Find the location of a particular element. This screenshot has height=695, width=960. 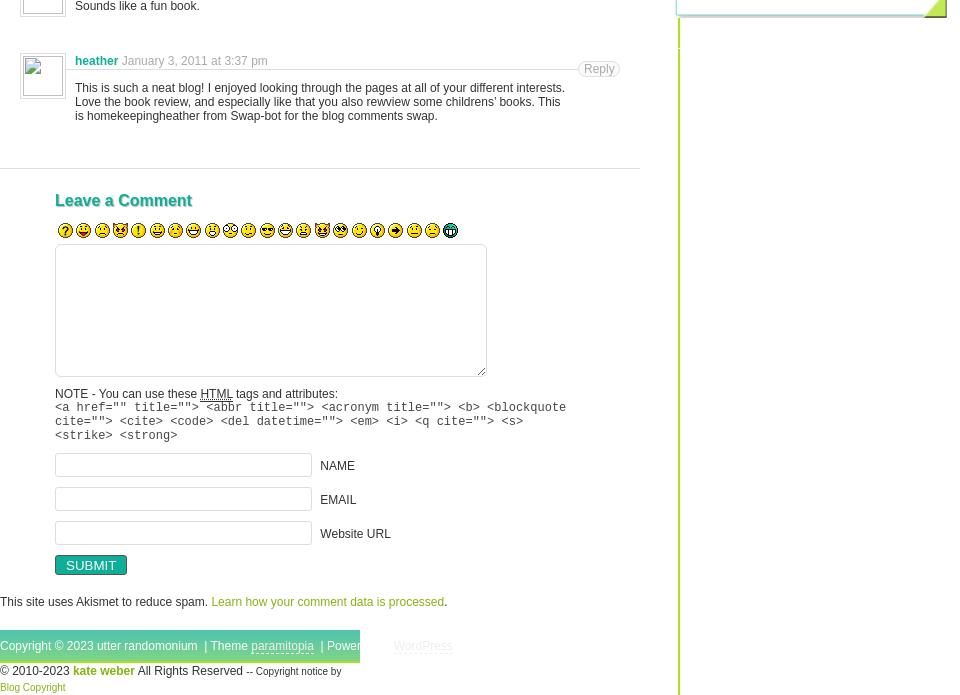

'WordPress' is located at coordinates (422, 645).